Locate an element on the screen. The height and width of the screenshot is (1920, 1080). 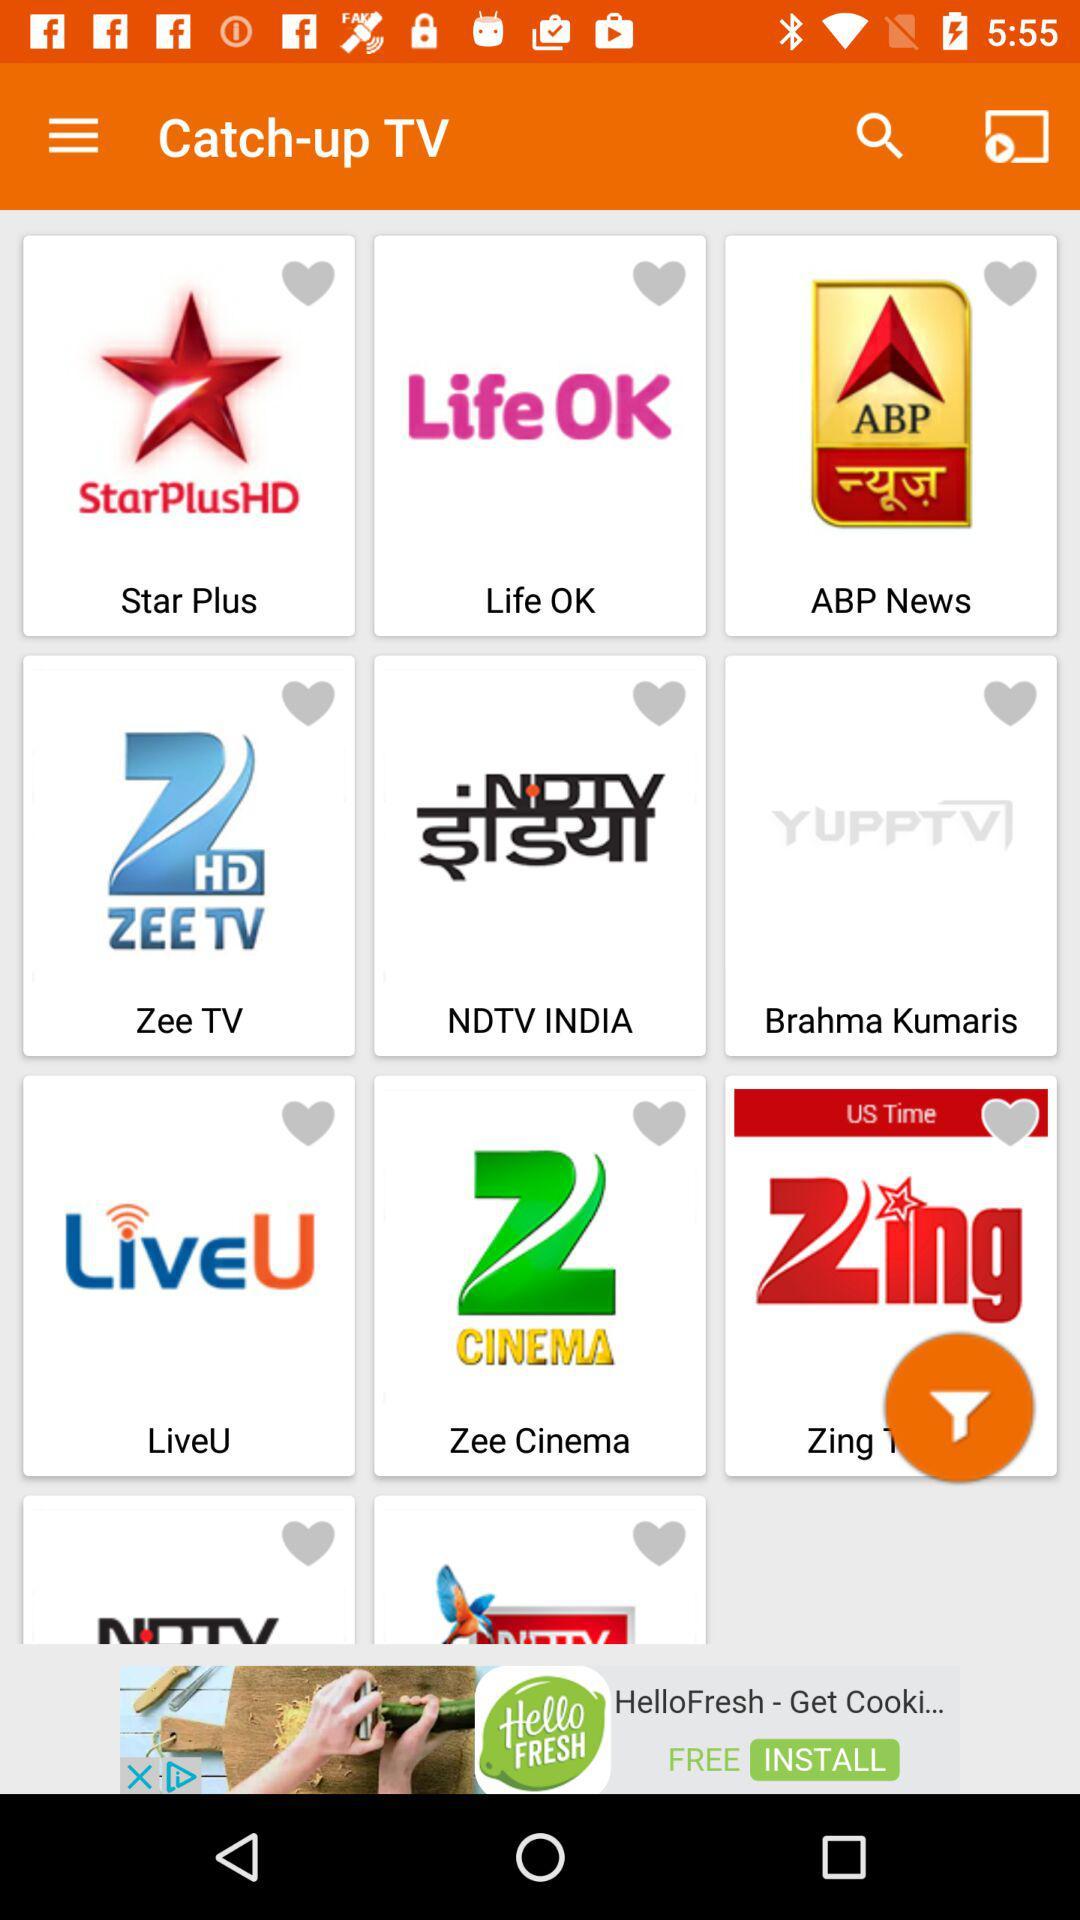
click on like button is located at coordinates (659, 281).